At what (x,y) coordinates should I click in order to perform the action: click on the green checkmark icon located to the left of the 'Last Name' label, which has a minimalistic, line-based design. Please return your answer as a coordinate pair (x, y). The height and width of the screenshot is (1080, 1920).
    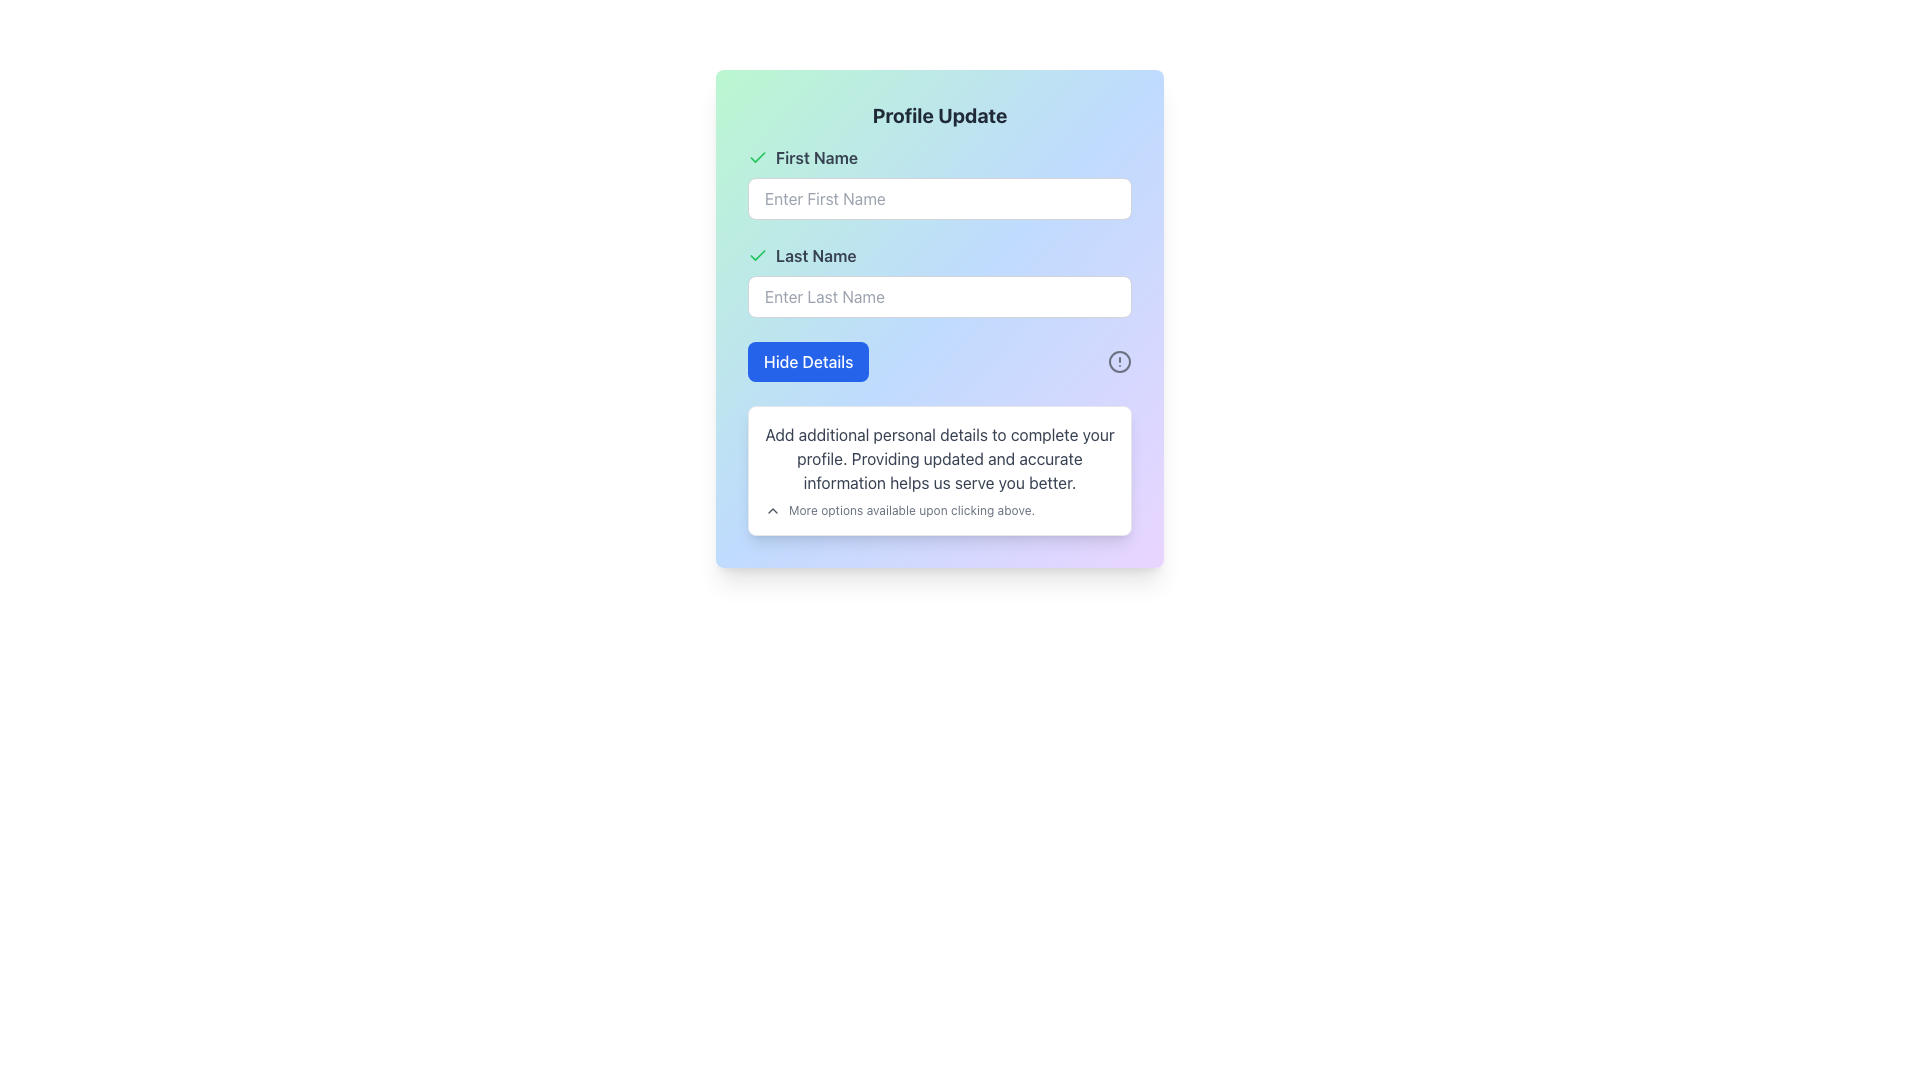
    Looking at the image, I should click on (757, 254).